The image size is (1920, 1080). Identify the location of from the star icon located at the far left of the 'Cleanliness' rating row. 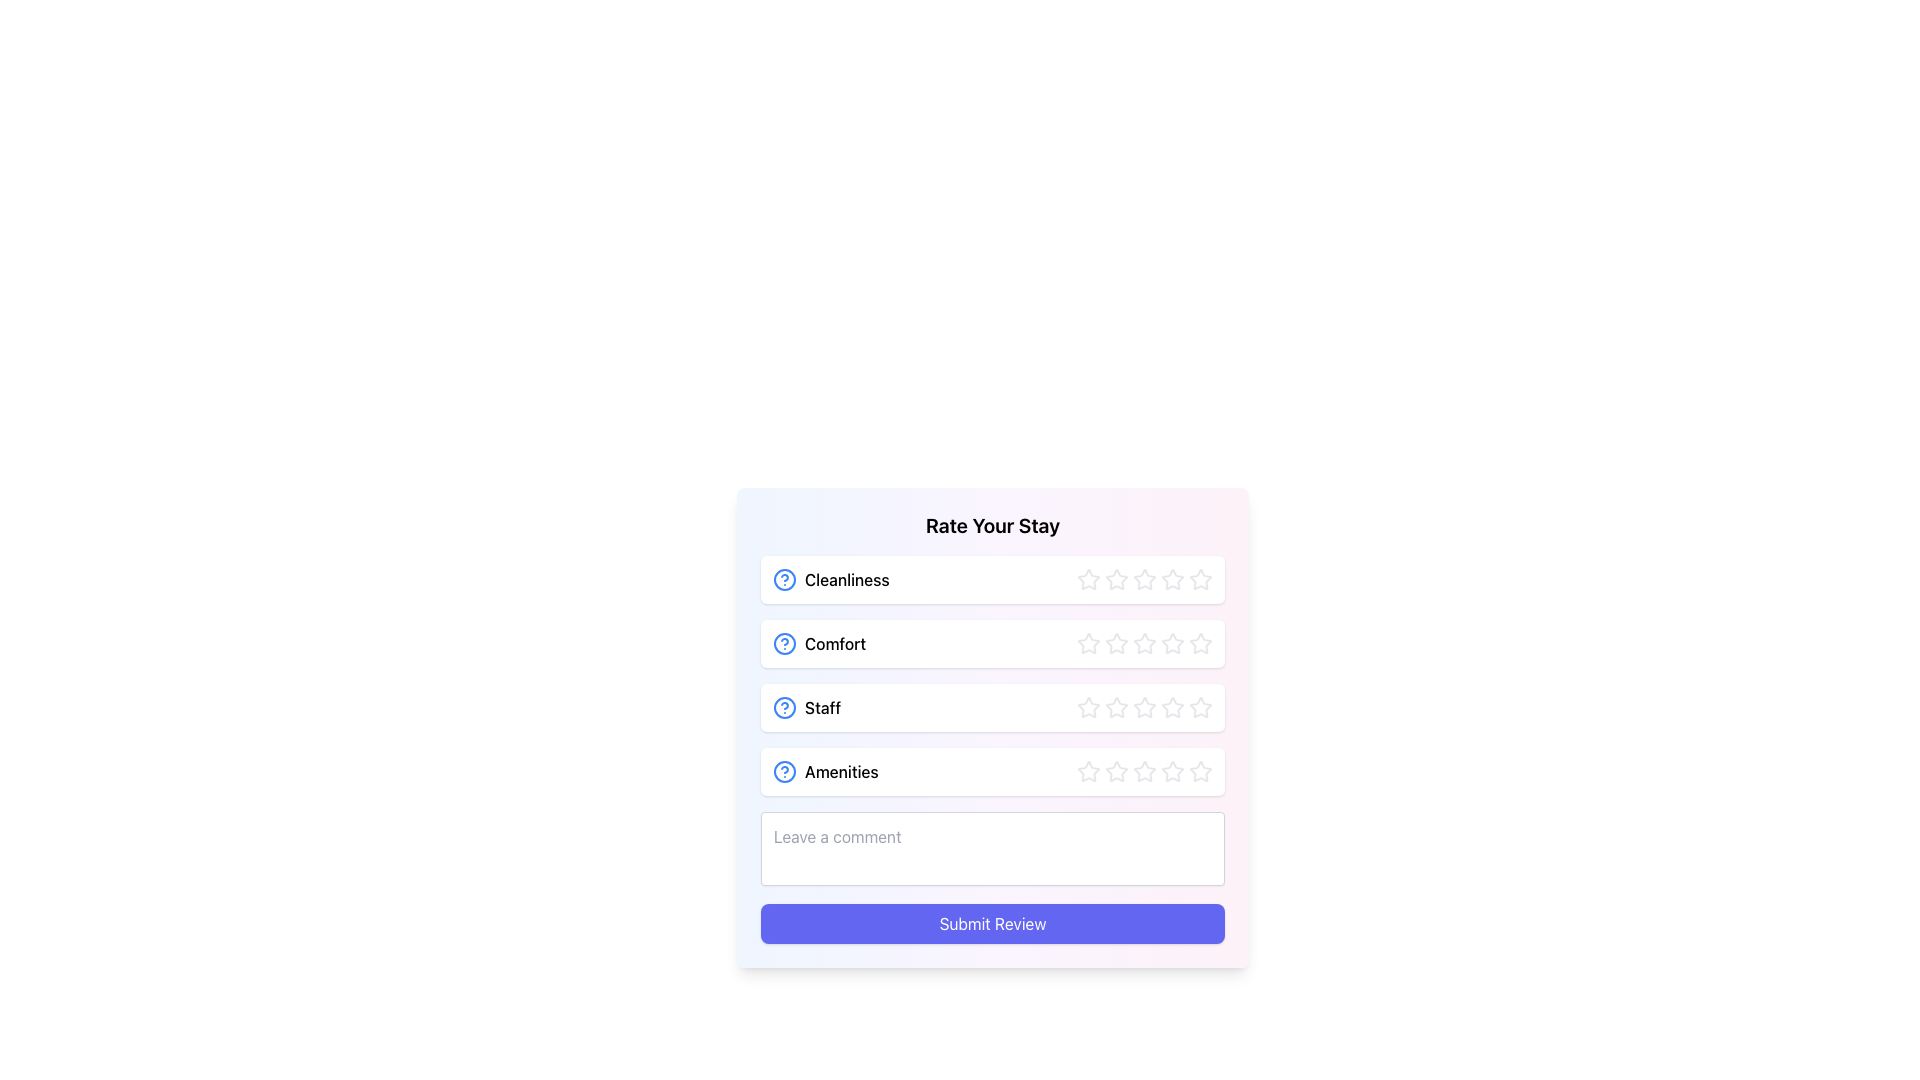
(1088, 579).